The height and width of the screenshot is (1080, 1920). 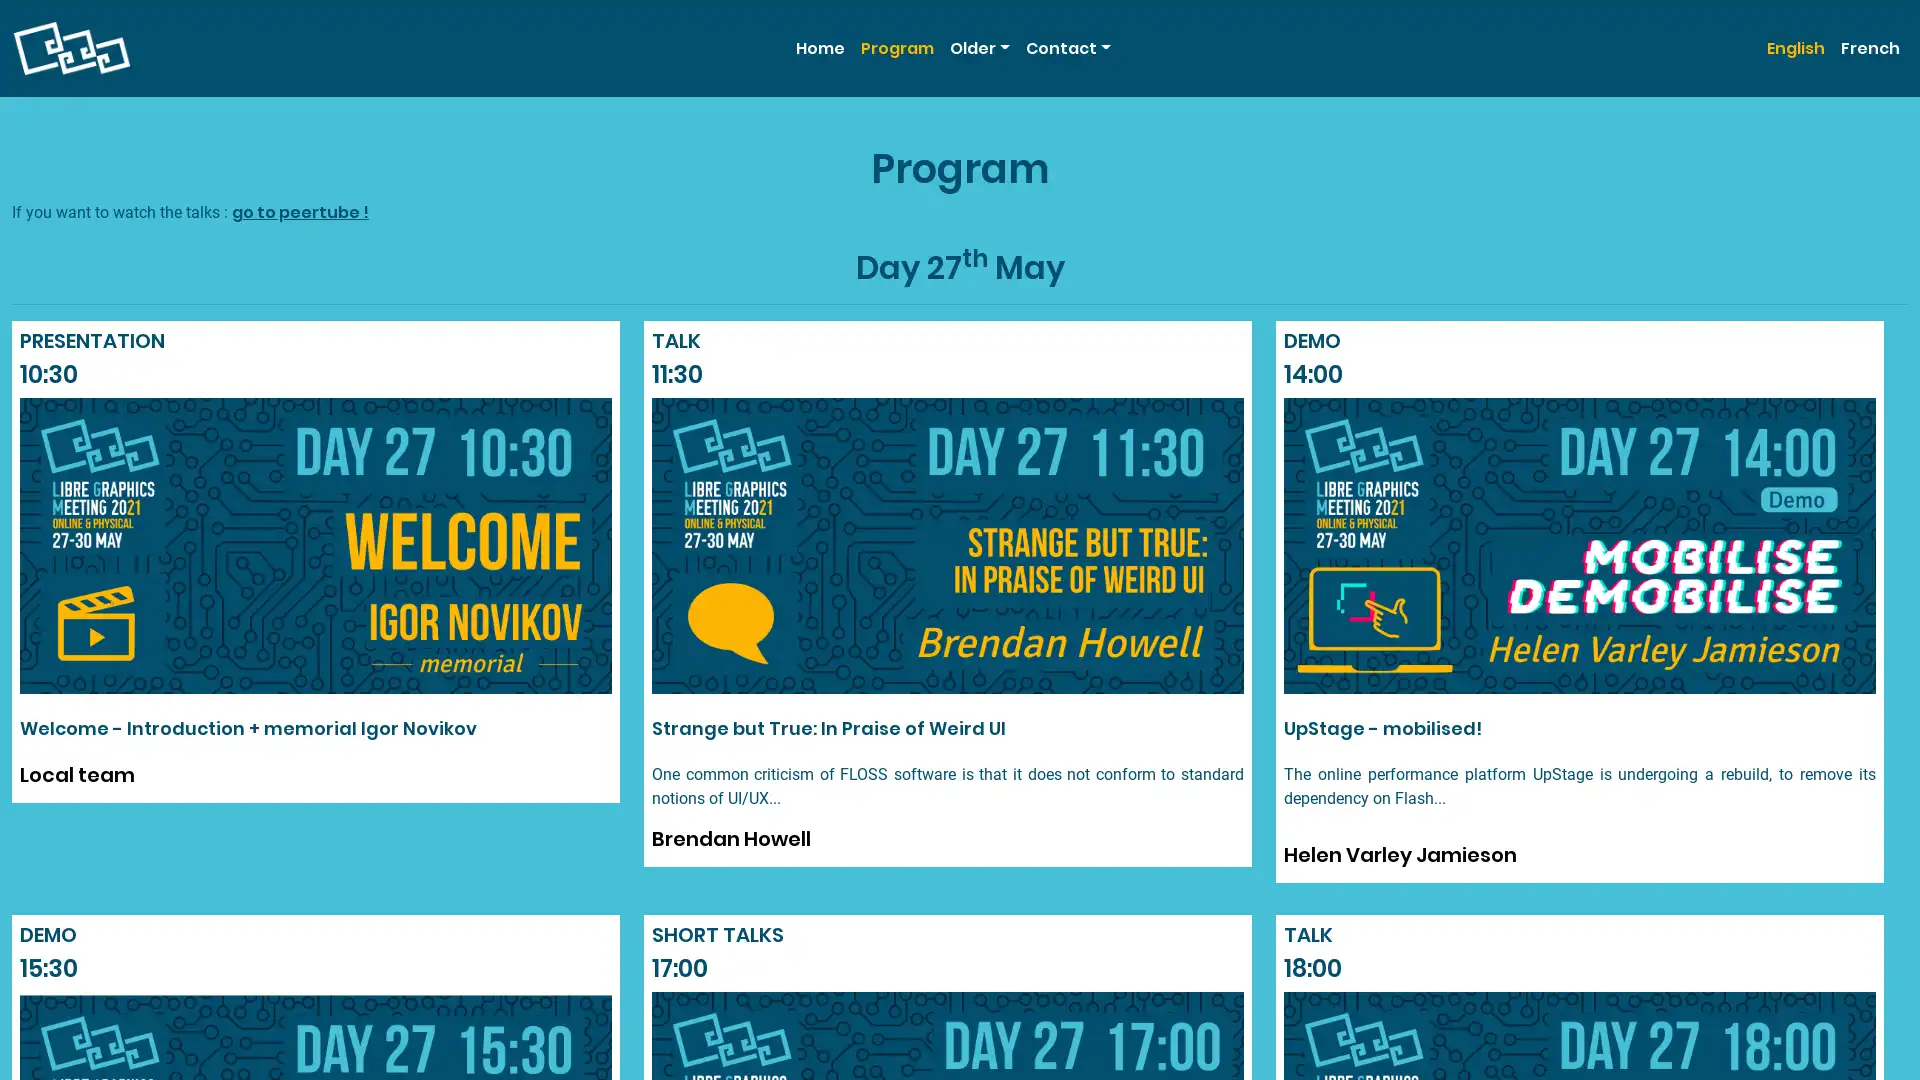 I want to click on Older, so click(x=979, y=46).